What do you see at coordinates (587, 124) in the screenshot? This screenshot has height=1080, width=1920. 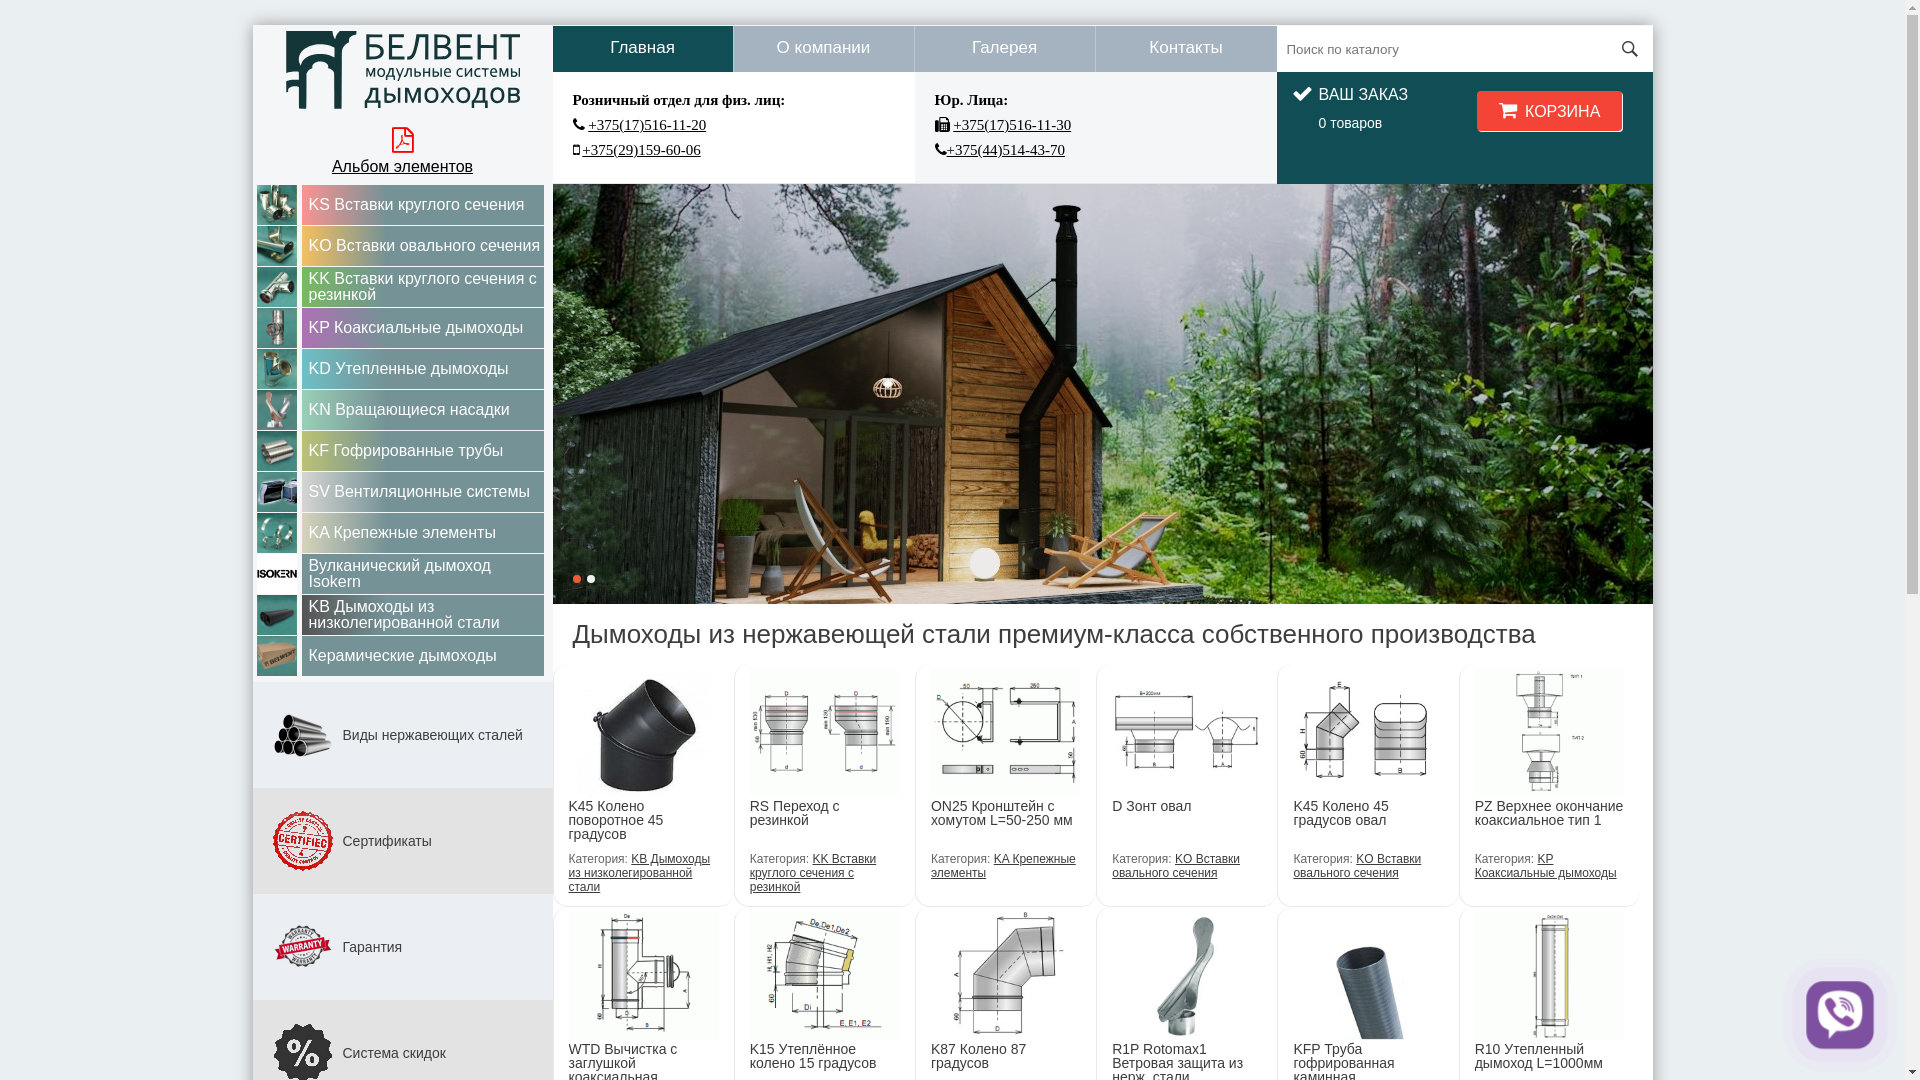 I see `'+375(17)516-11-20'` at bounding box center [587, 124].